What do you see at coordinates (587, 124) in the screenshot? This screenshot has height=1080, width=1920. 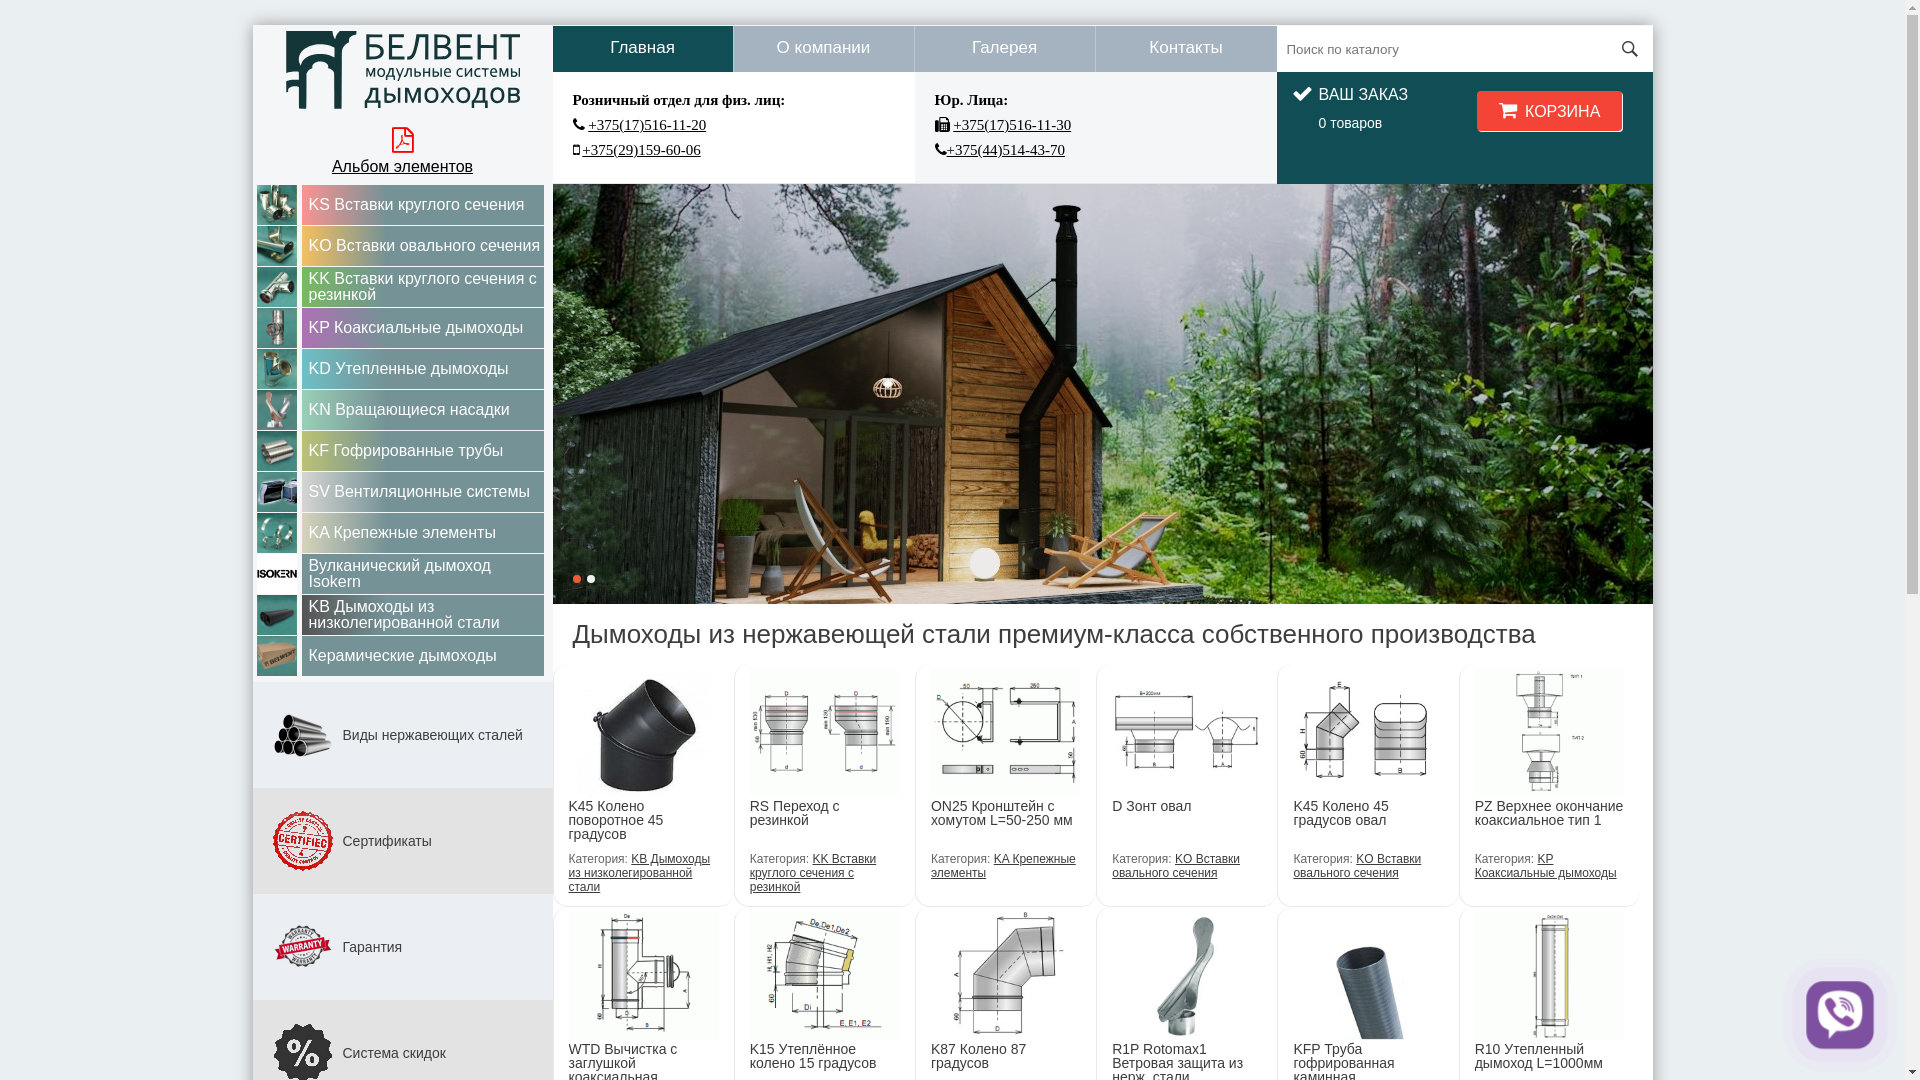 I see `'+375(17)516-11-20'` at bounding box center [587, 124].